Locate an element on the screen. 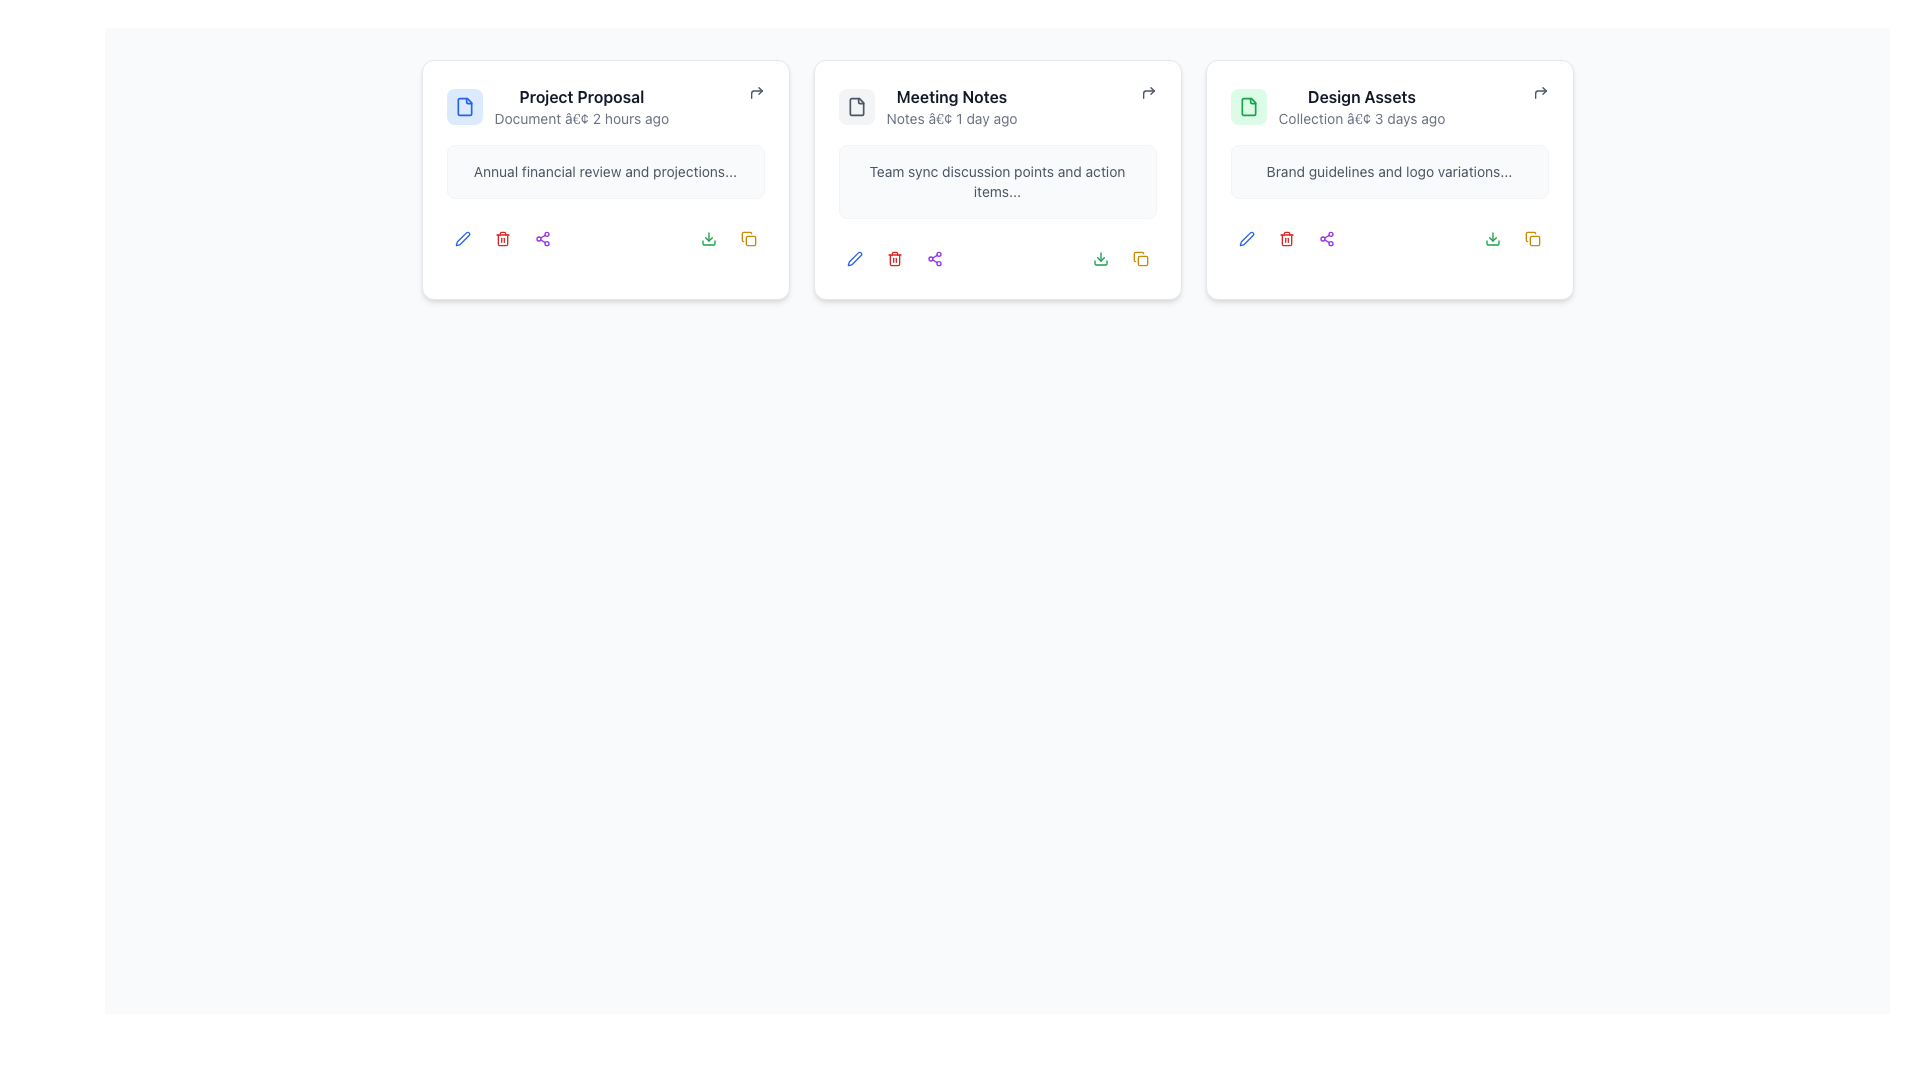  the 'Design Assets' interactive card, which is the third card in a three-column grid layout is located at coordinates (1388, 180).